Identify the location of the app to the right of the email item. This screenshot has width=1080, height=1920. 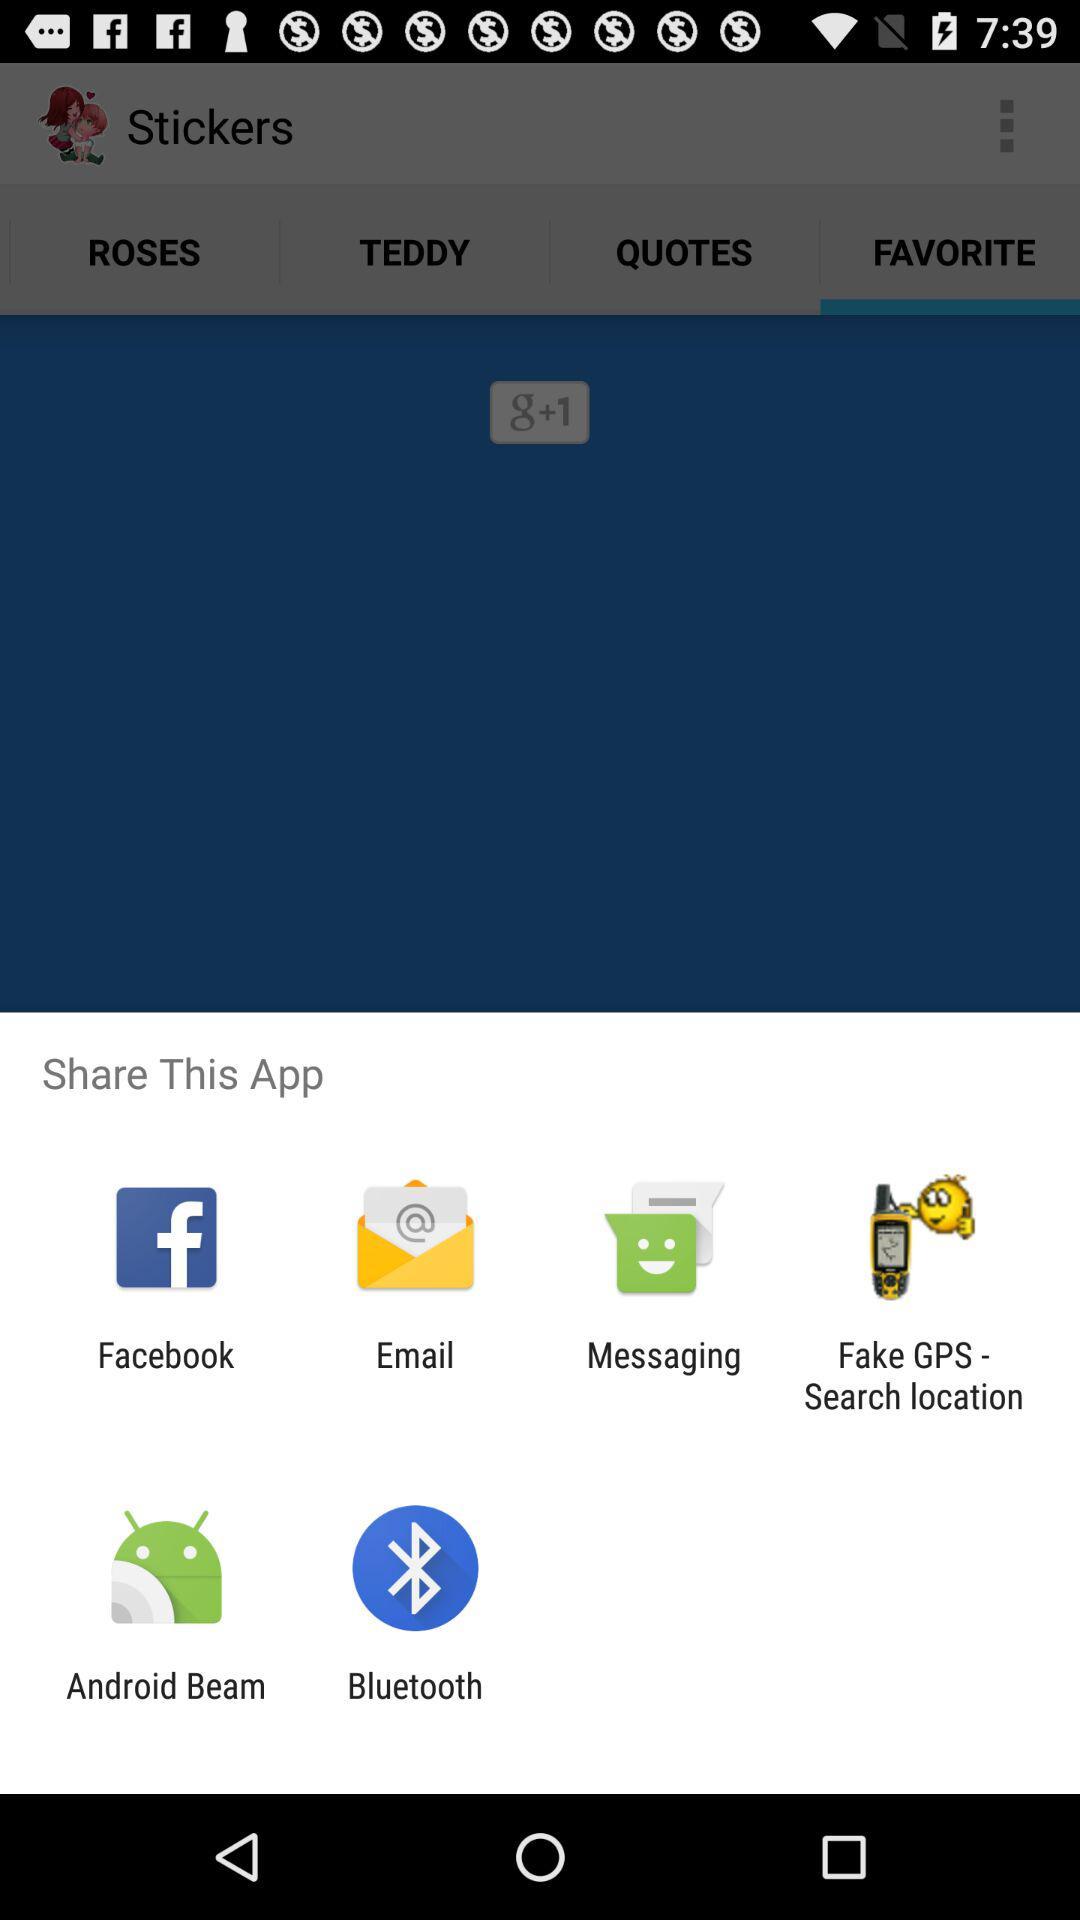
(664, 1374).